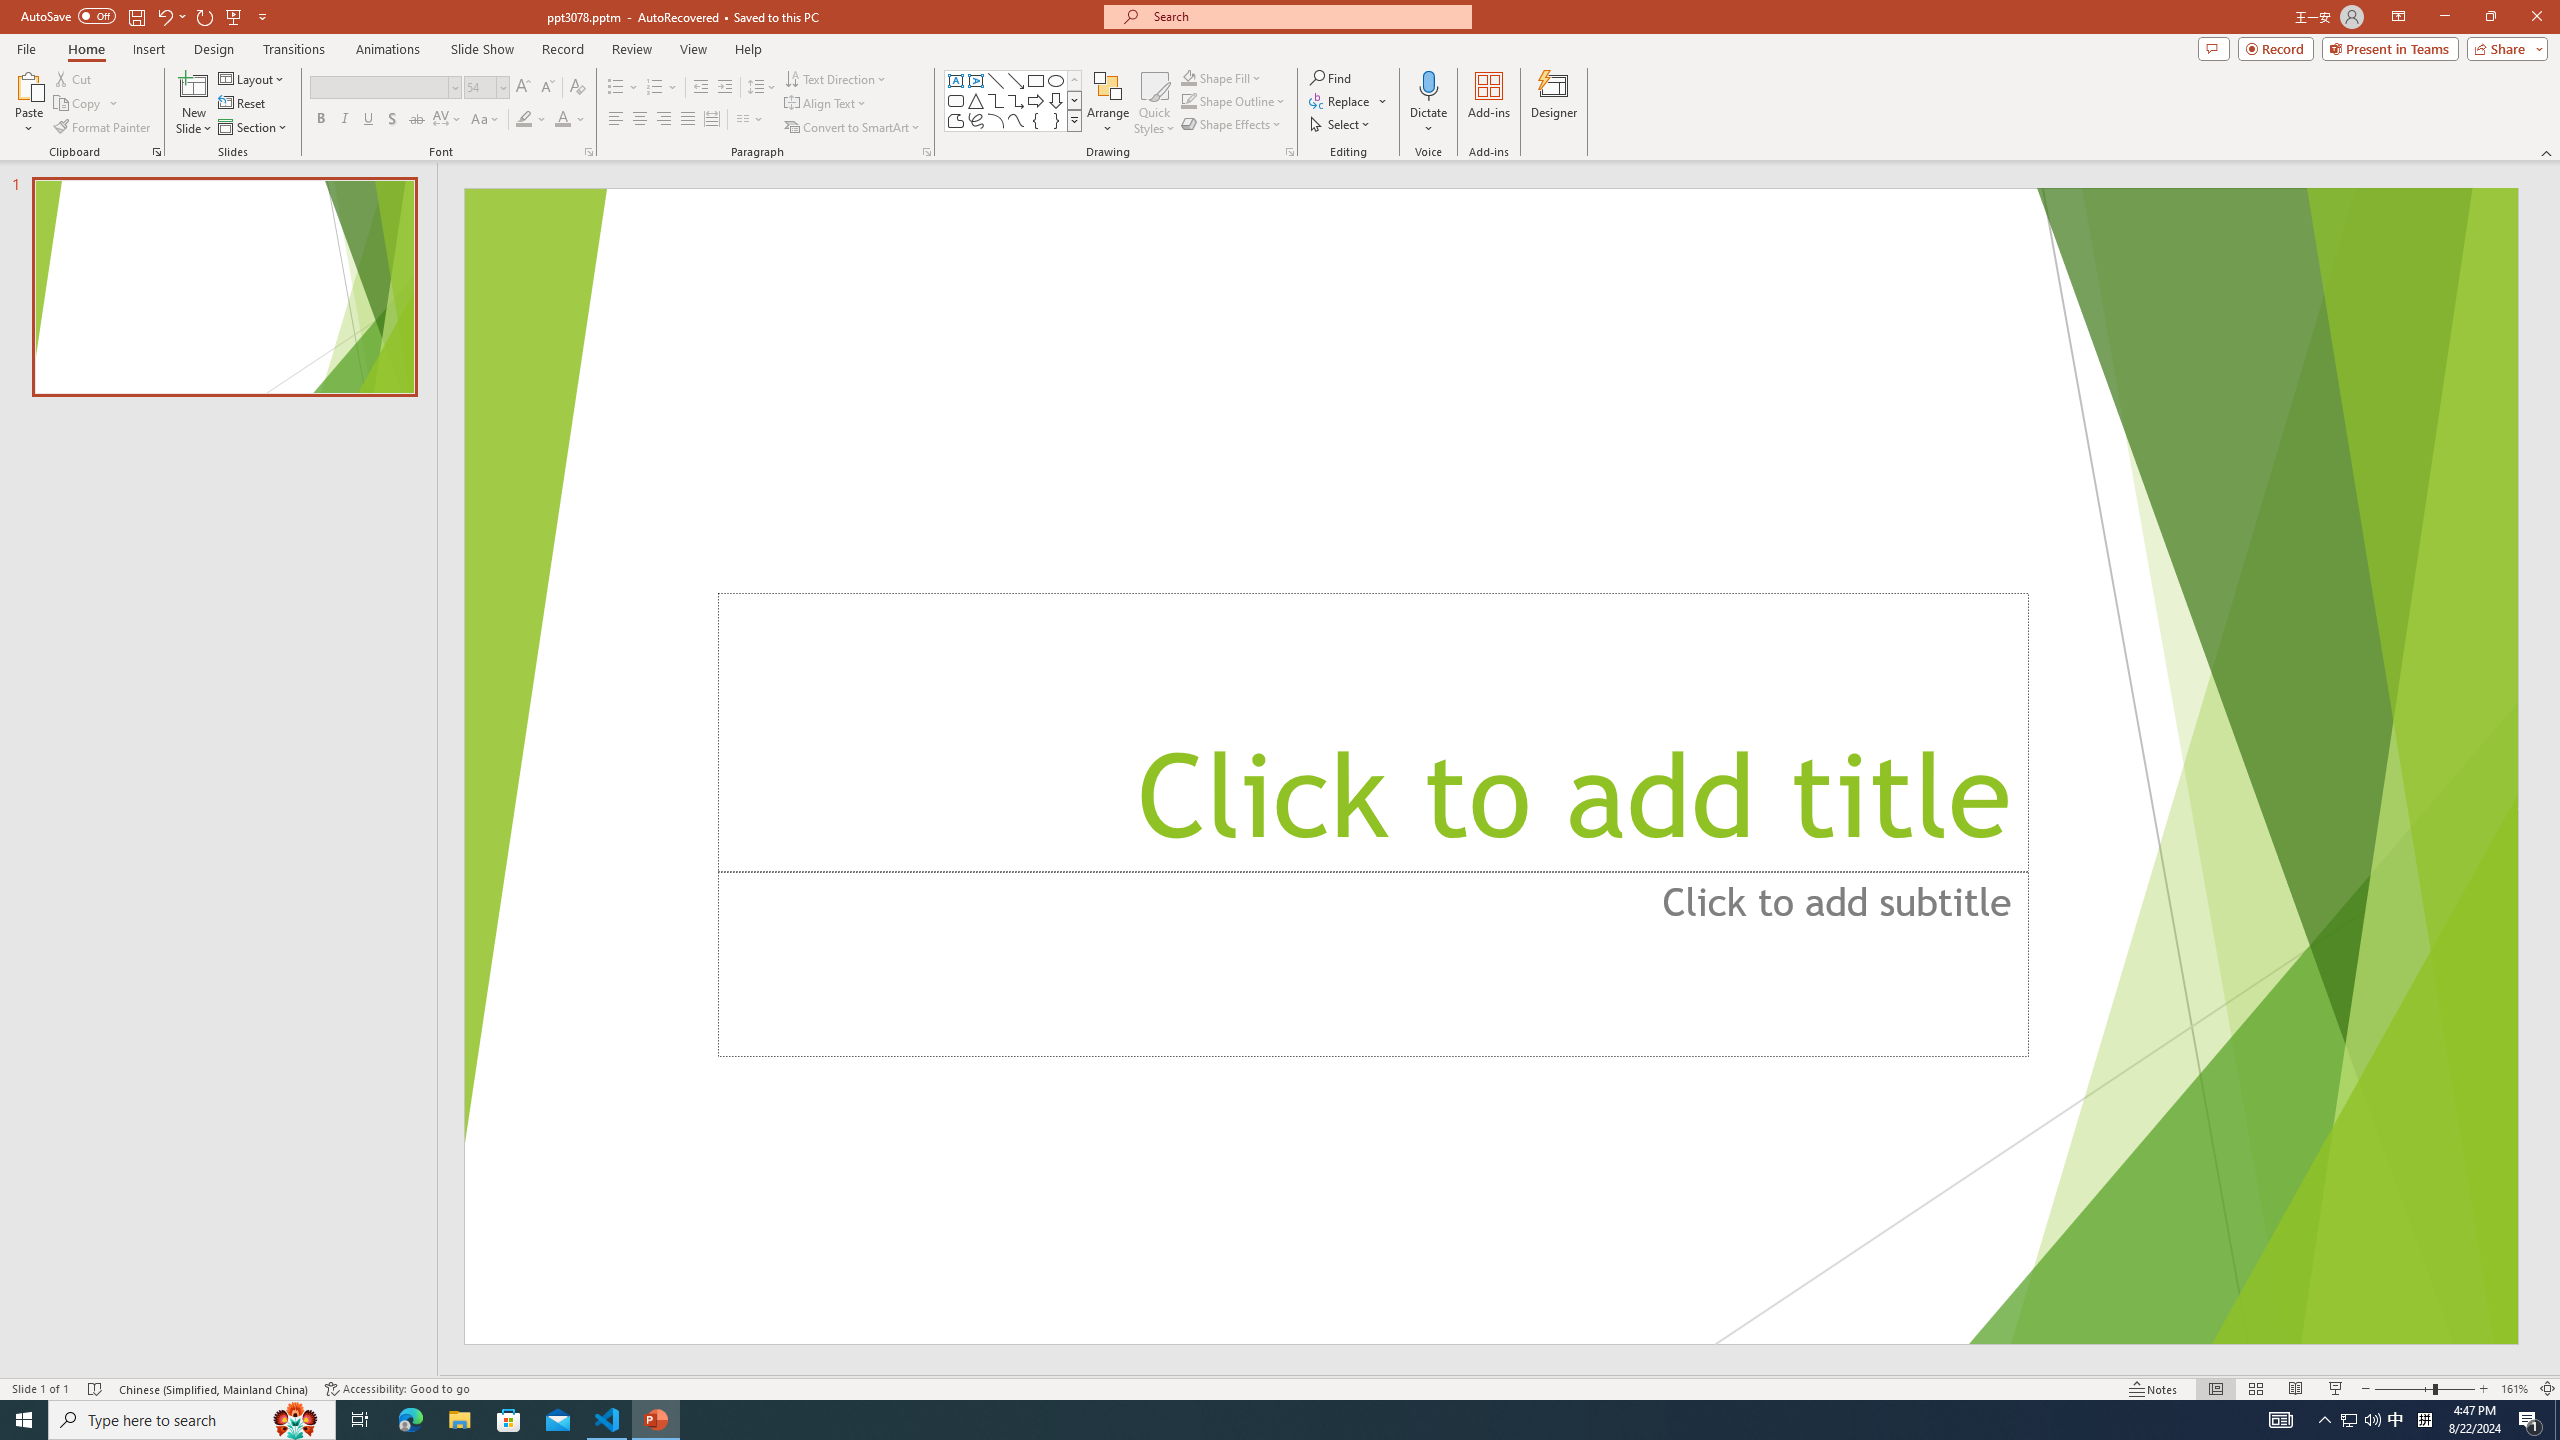  Describe the element at coordinates (1289, 150) in the screenshot. I see `'Format Object...'` at that location.